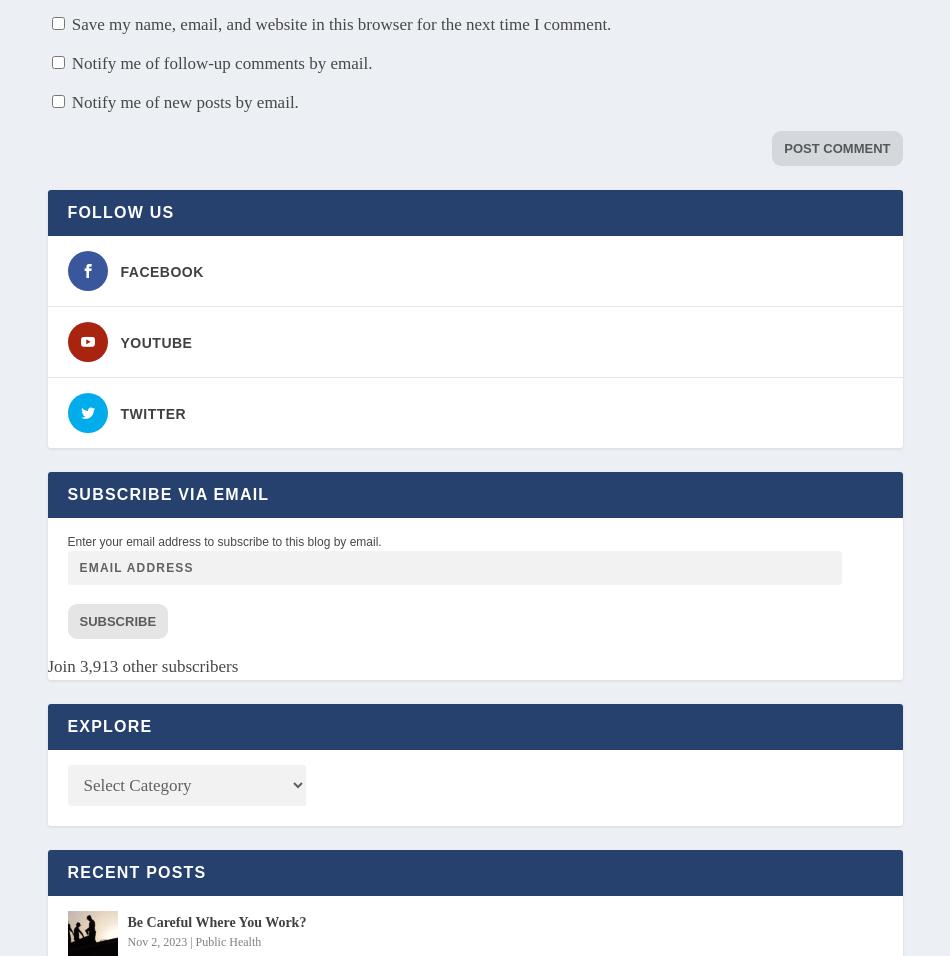 The image size is (950, 956). What do you see at coordinates (228, 940) in the screenshot?
I see `'Public Health'` at bounding box center [228, 940].